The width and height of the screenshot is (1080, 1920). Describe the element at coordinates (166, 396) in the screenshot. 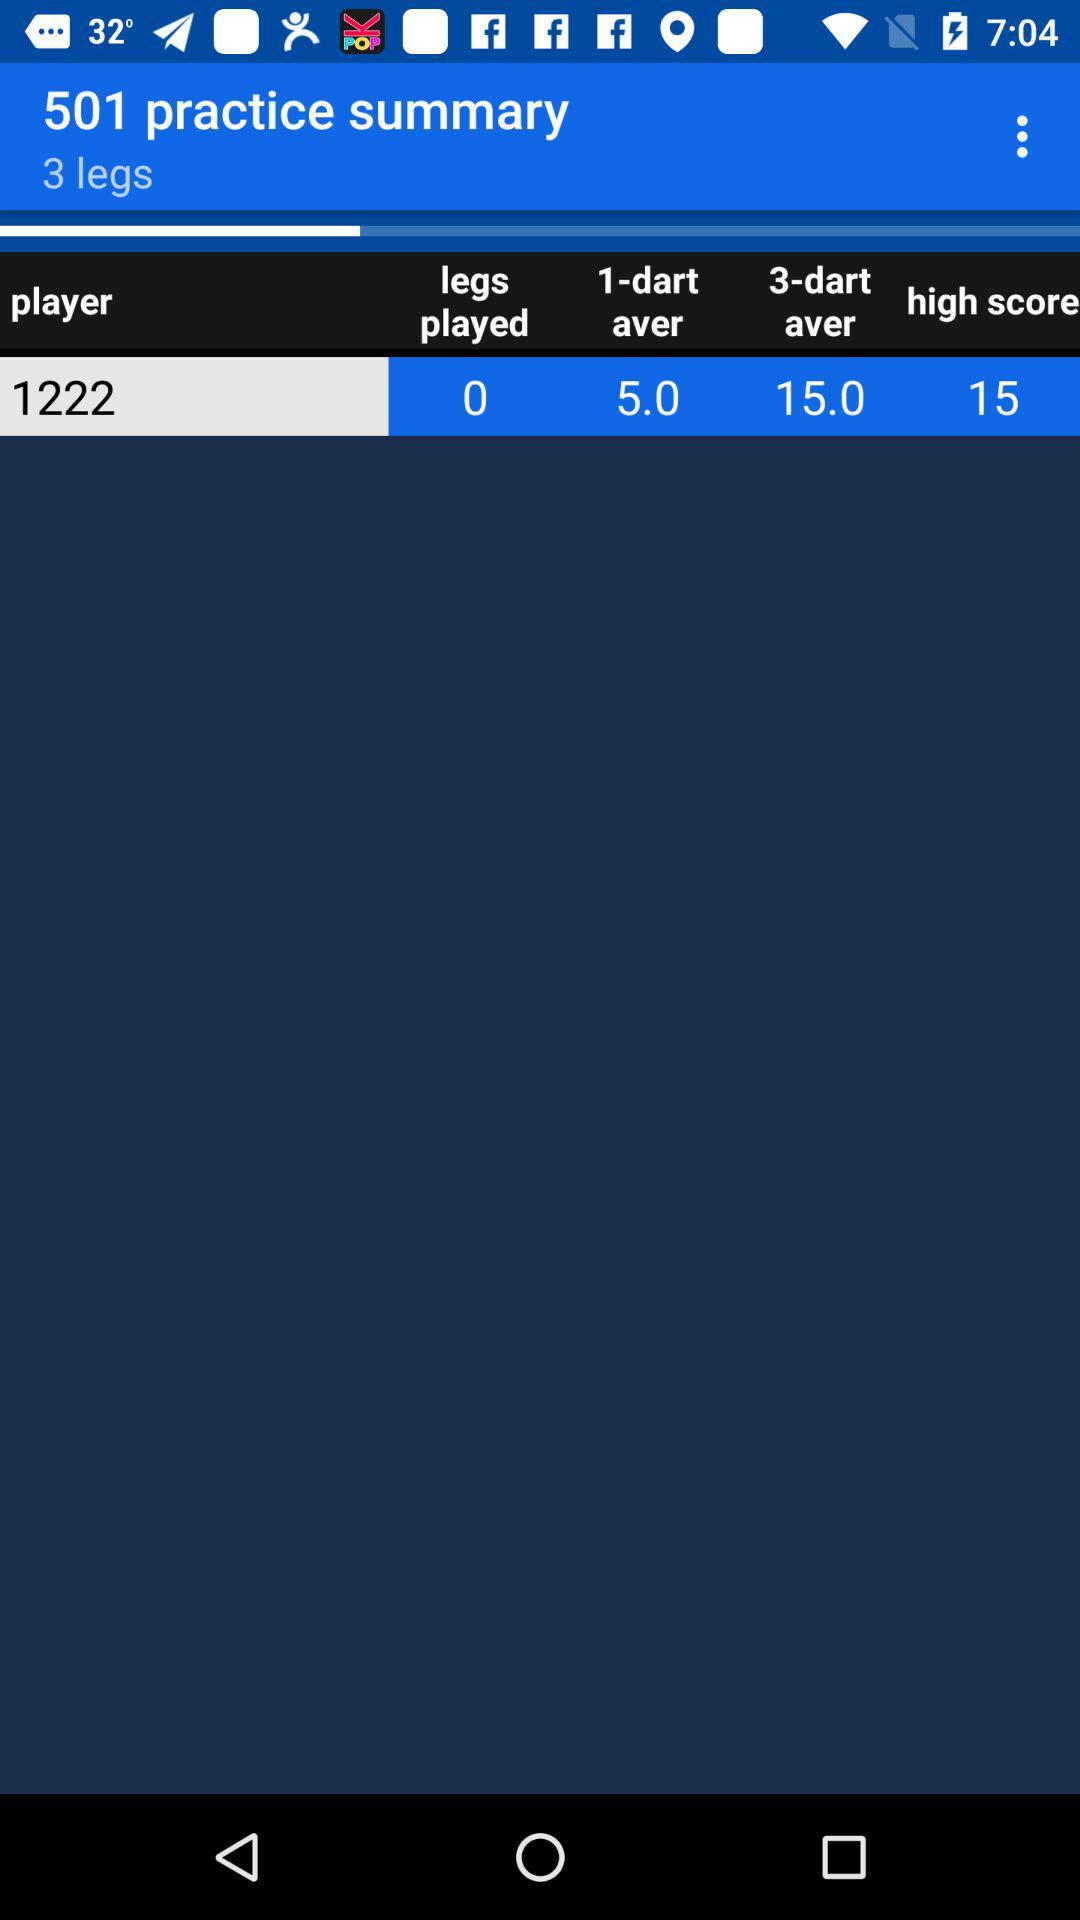

I see `app below player item` at that location.